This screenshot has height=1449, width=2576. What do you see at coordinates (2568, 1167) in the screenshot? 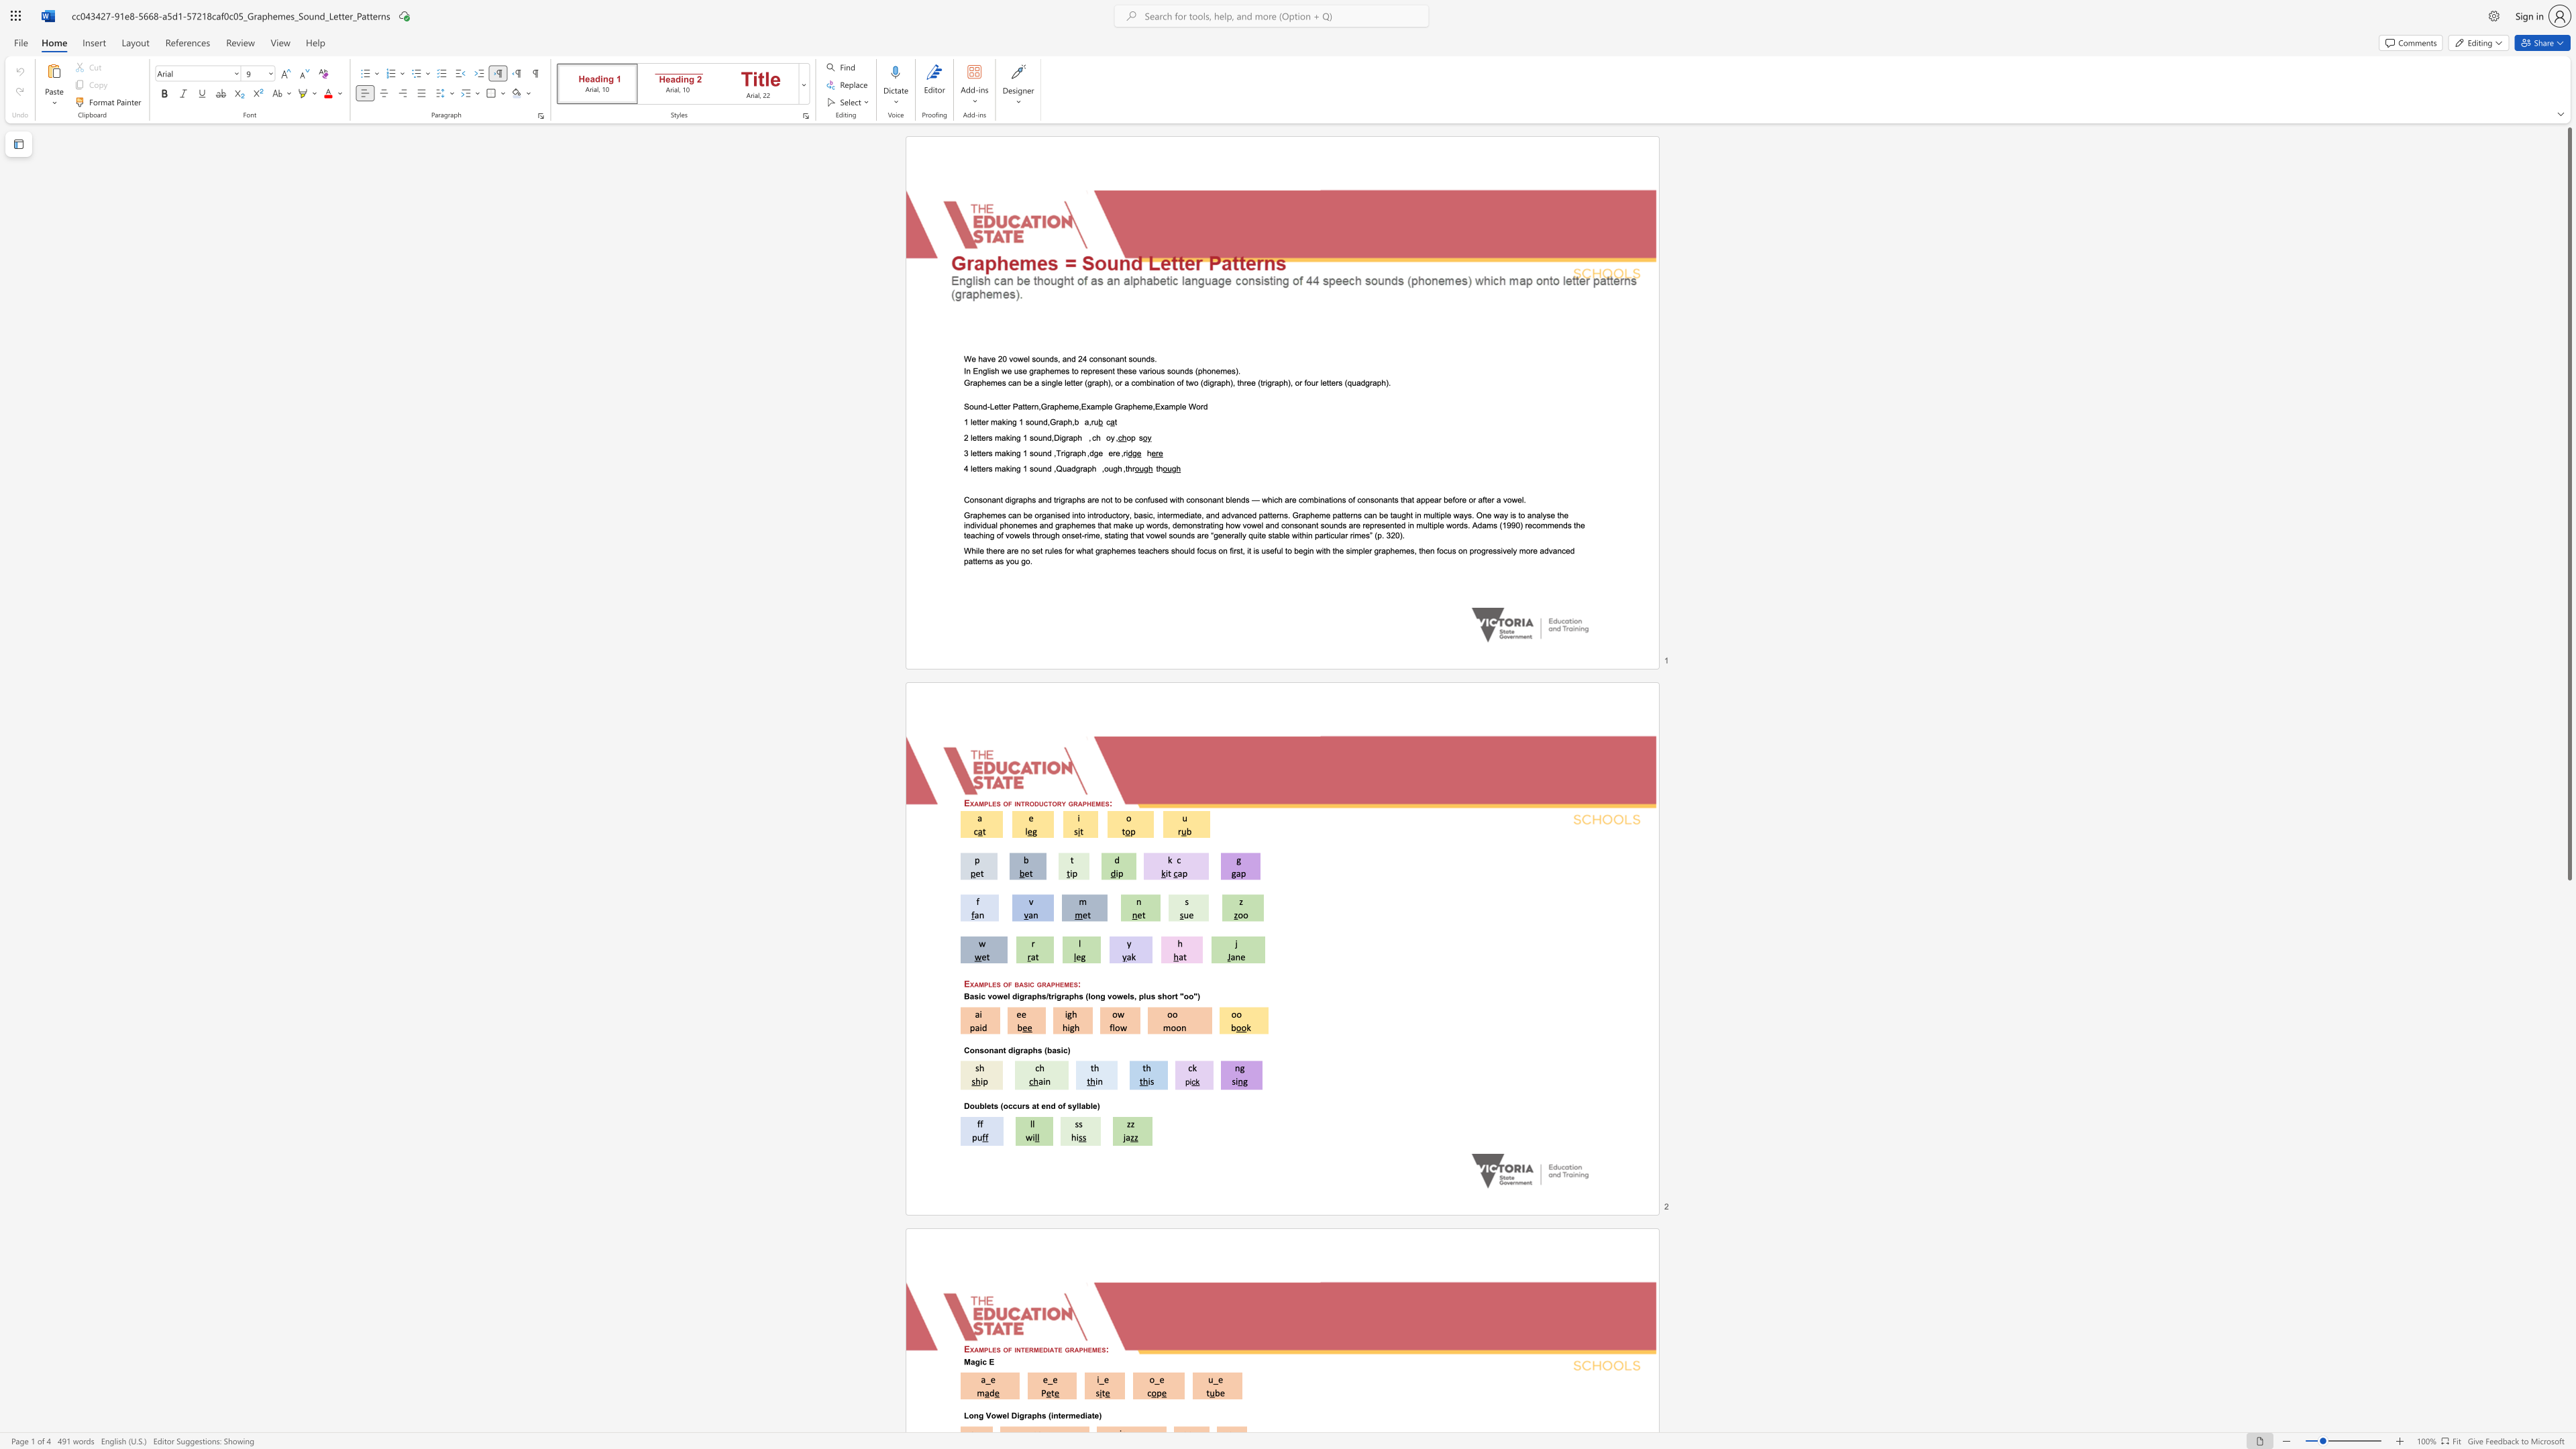
I see `the scrollbar to move the page downward` at bounding box center [2568, 1167].